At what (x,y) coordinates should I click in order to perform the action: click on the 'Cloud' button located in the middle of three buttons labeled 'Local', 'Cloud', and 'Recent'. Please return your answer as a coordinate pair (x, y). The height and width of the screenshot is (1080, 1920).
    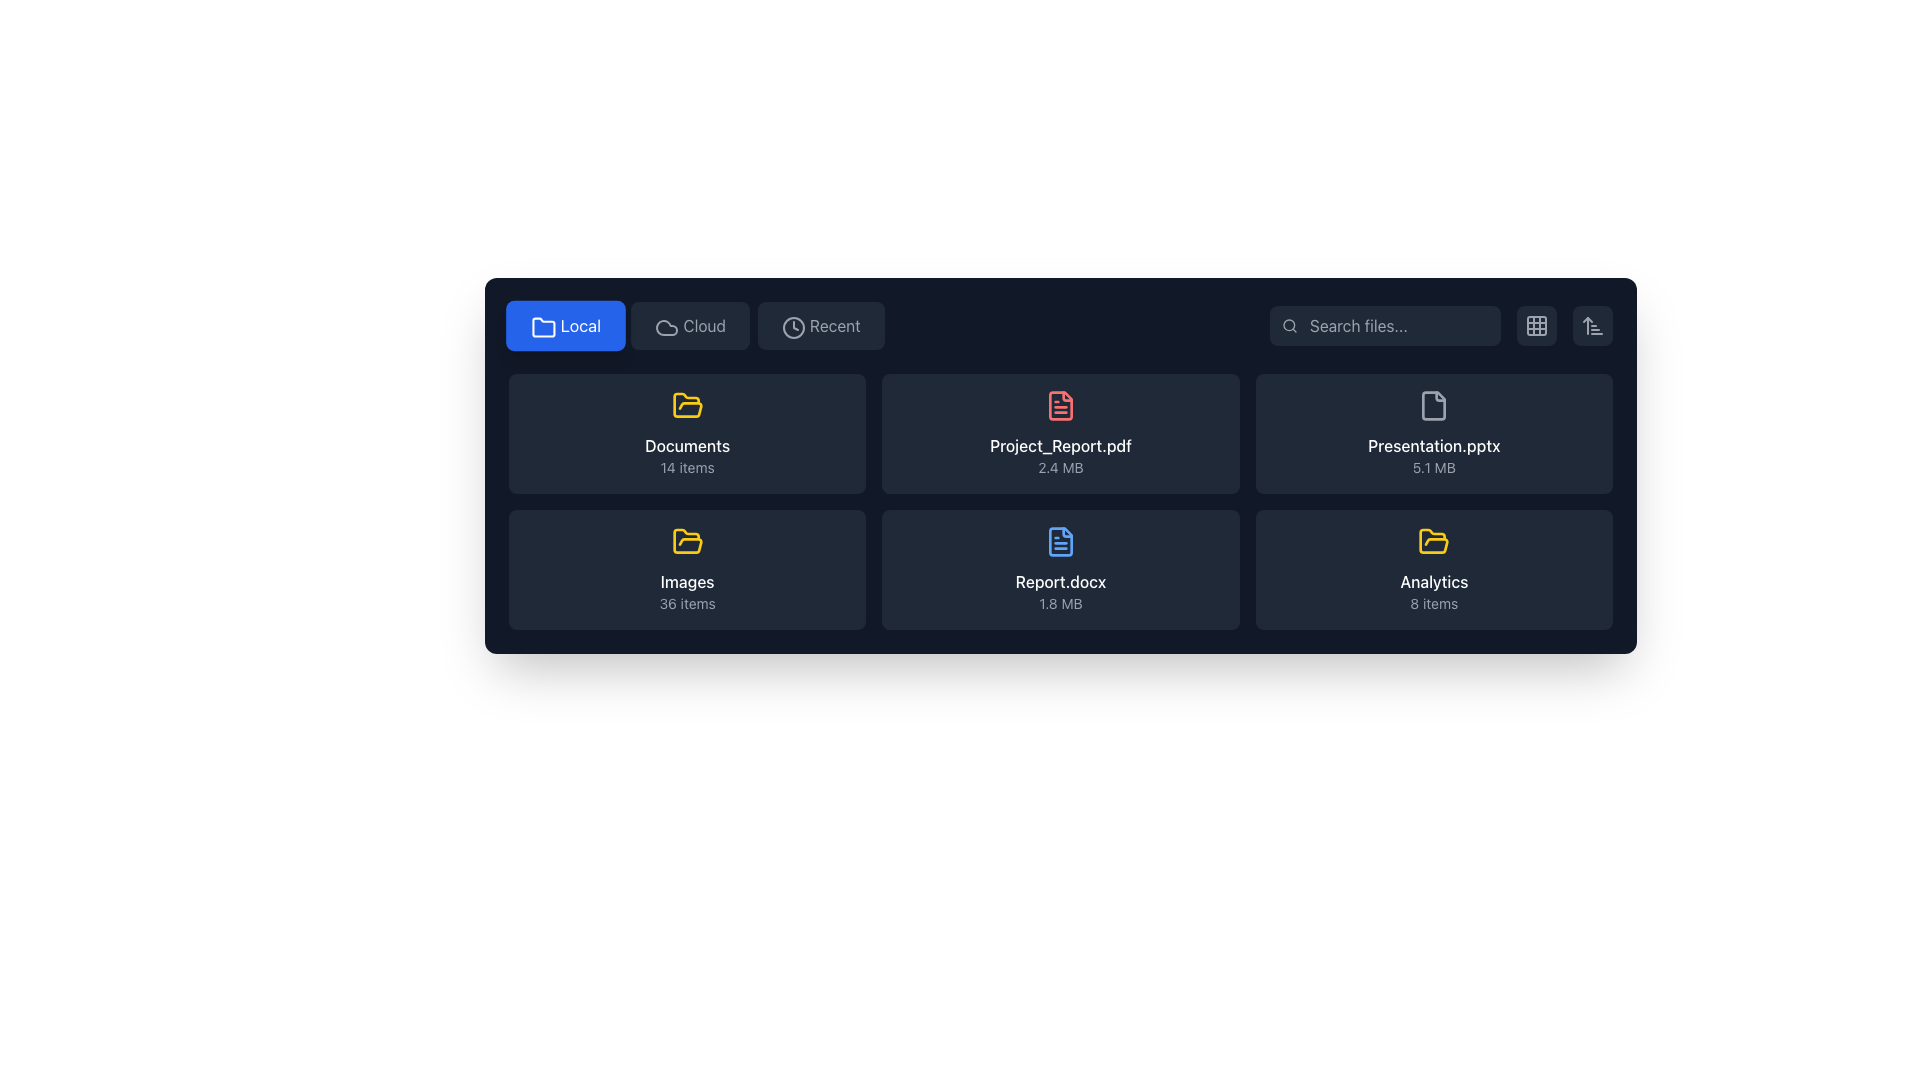
    Looking at the image, I should click on (696, 325).